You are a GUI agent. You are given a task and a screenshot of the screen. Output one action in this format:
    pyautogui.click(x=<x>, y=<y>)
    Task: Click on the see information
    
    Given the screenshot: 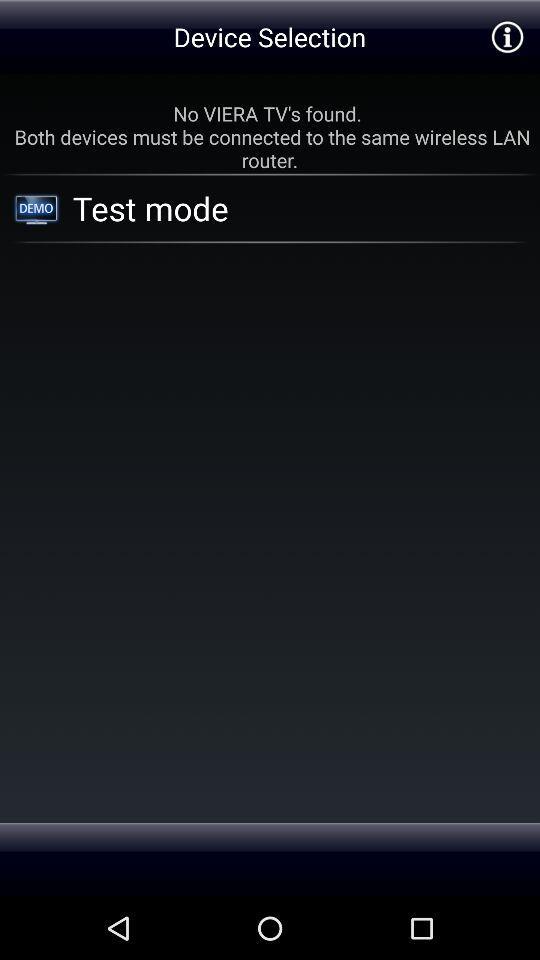 What is the action you would take?
    pyautogui.click(x=507, y=35)
    